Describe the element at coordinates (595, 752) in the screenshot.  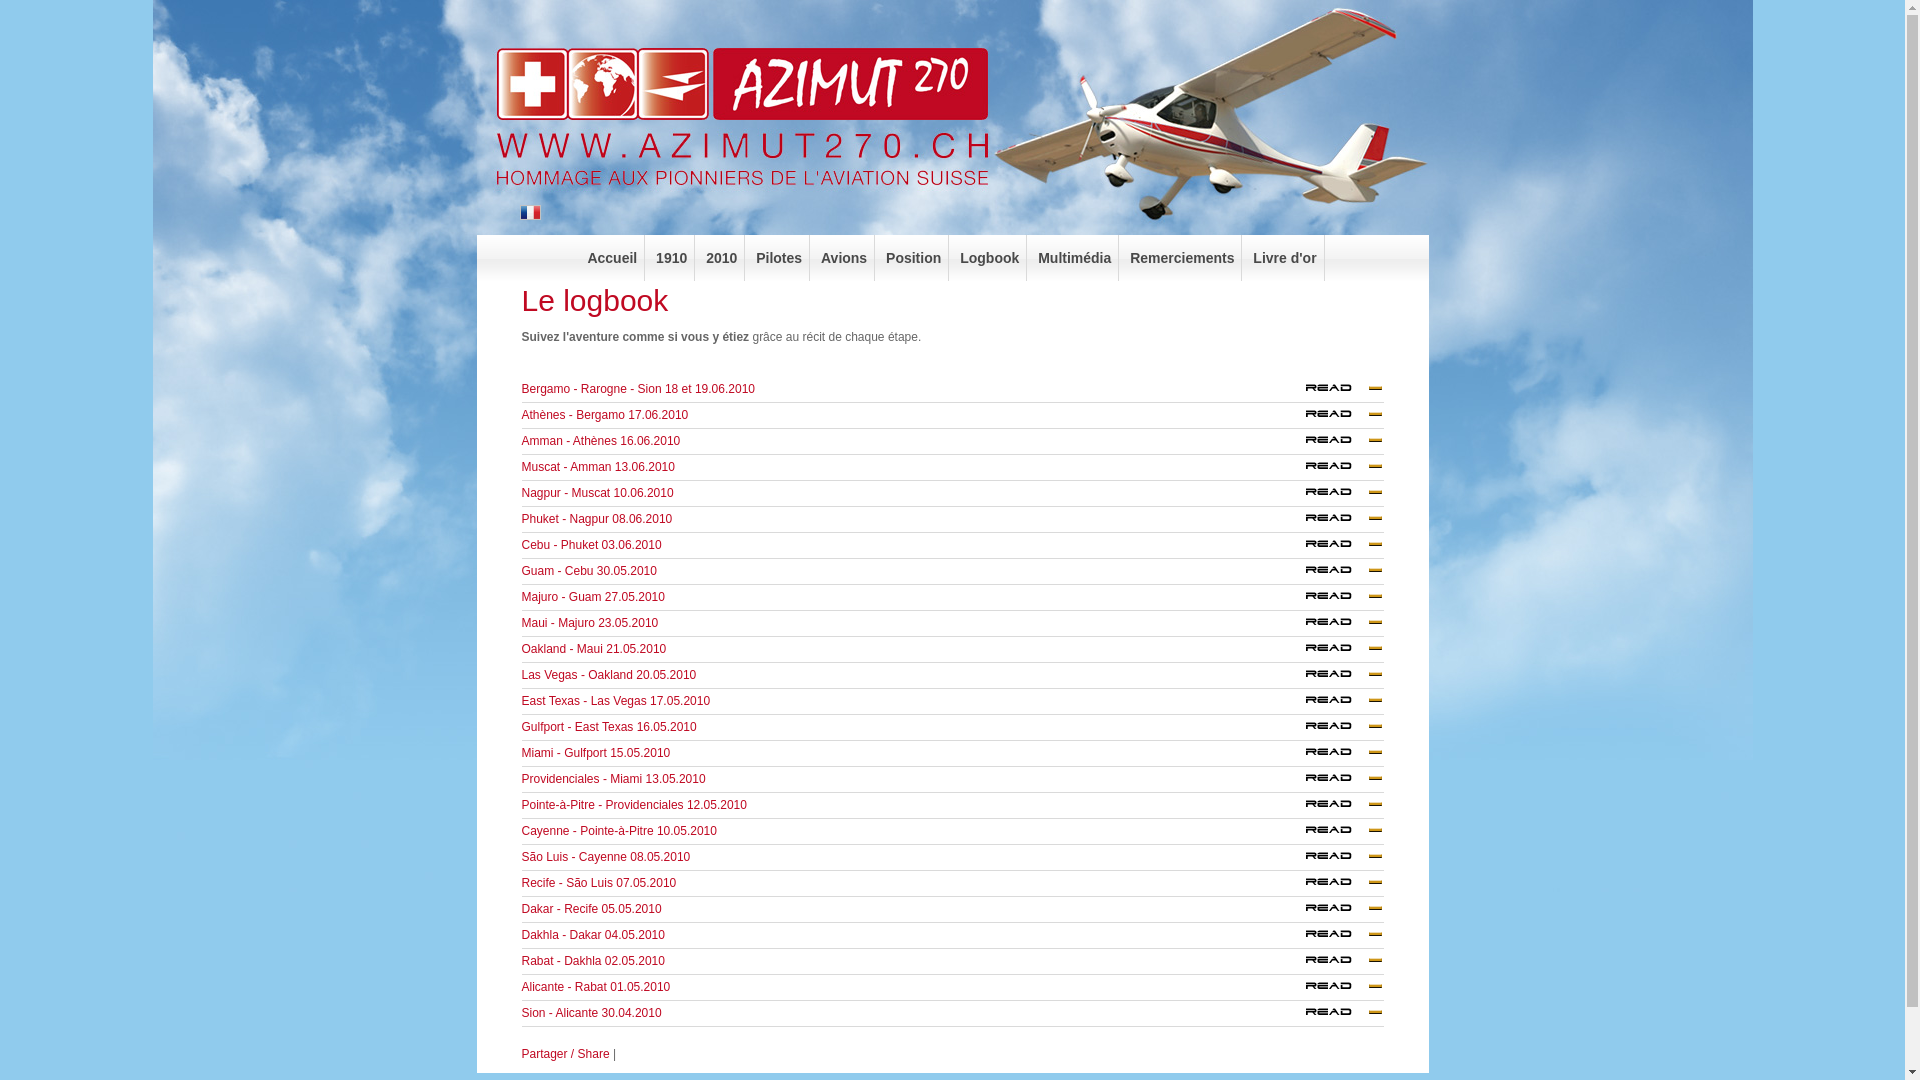
I see `'Miami - Gulfport 15.05.2010'` at that location.